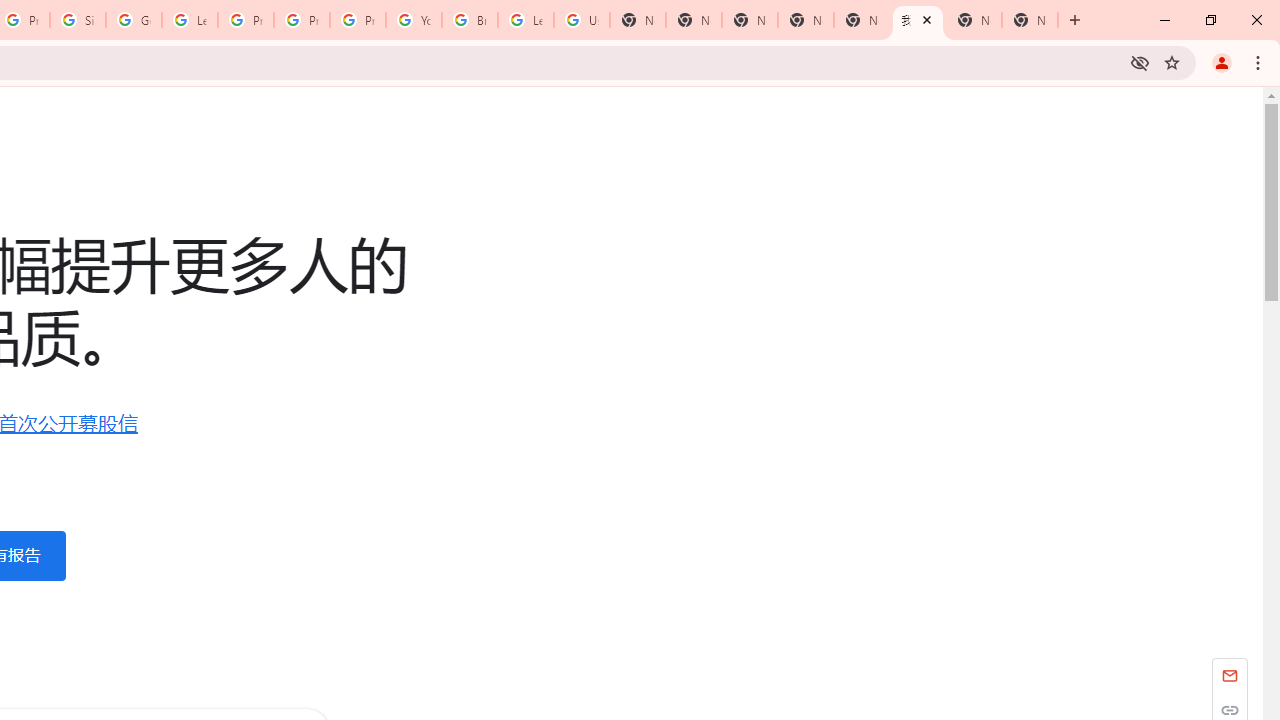 The height and width of the screenshot is (720, 1280). Describe the element at coordinates (78, 20) in the screenshot. I see `'Sign in - Google Accounts'` at that location.